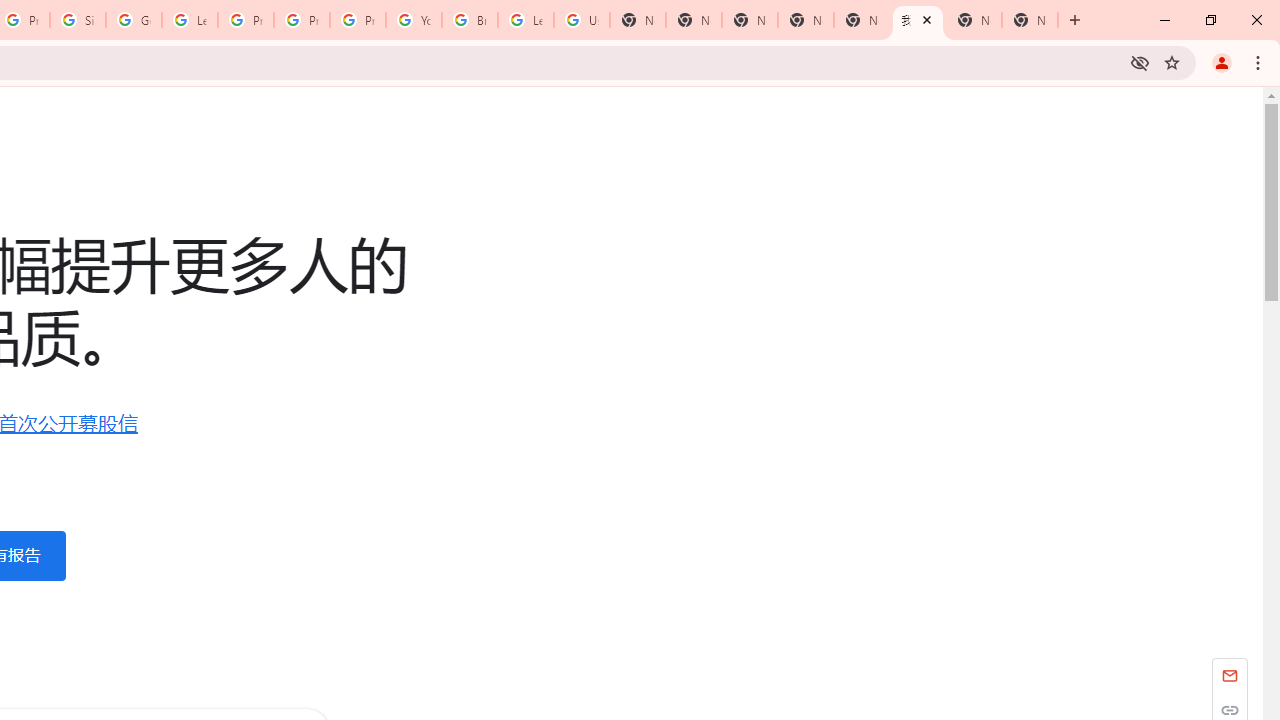 The height and width of the screenshot is (720, 1280). Describe the element at coordinates (78, 20) in the screenshot. I see `'Sign in - Google Accounts'` at that location.